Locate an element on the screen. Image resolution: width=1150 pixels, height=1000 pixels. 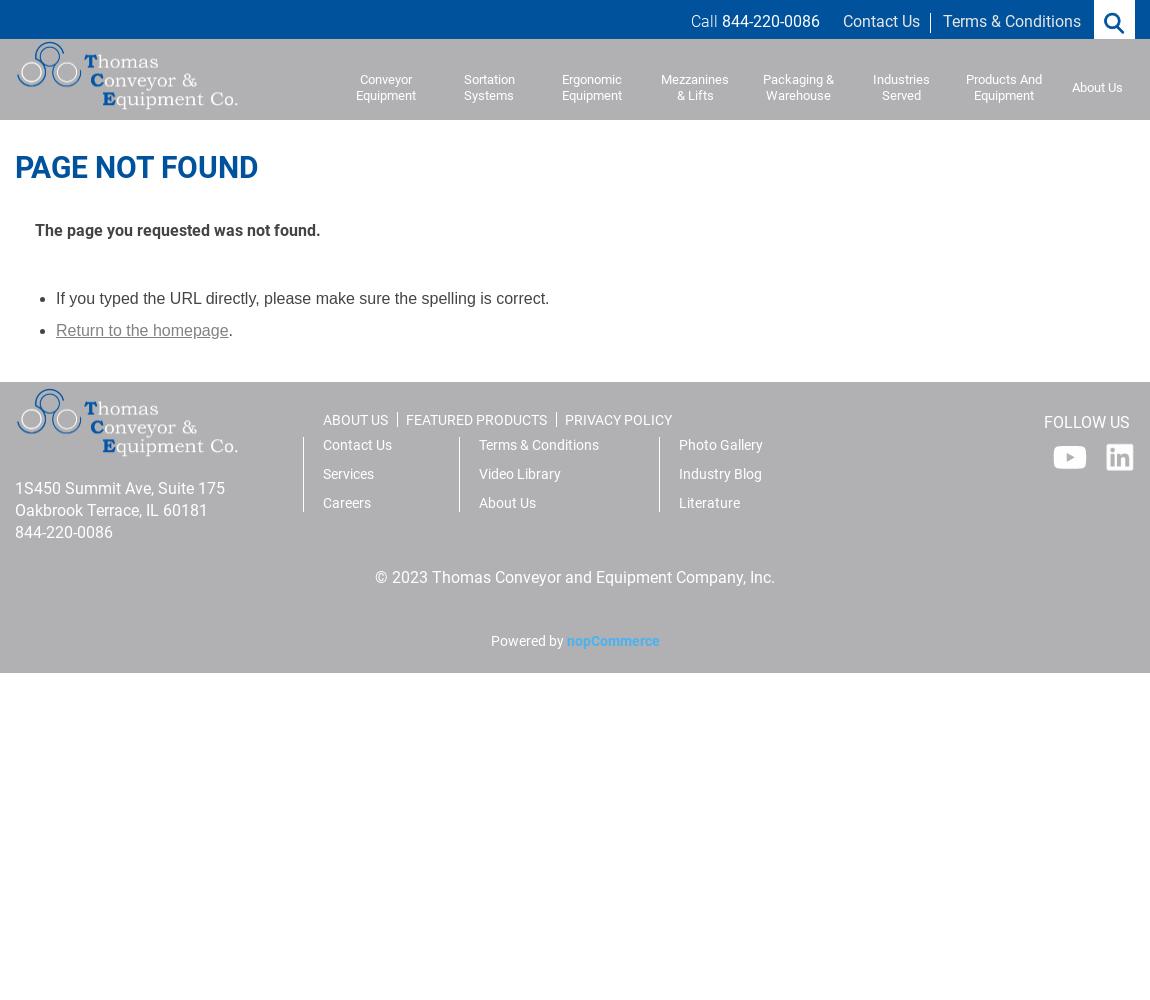
'Packaging & Warehouse' is located at coordinates (760, 86).